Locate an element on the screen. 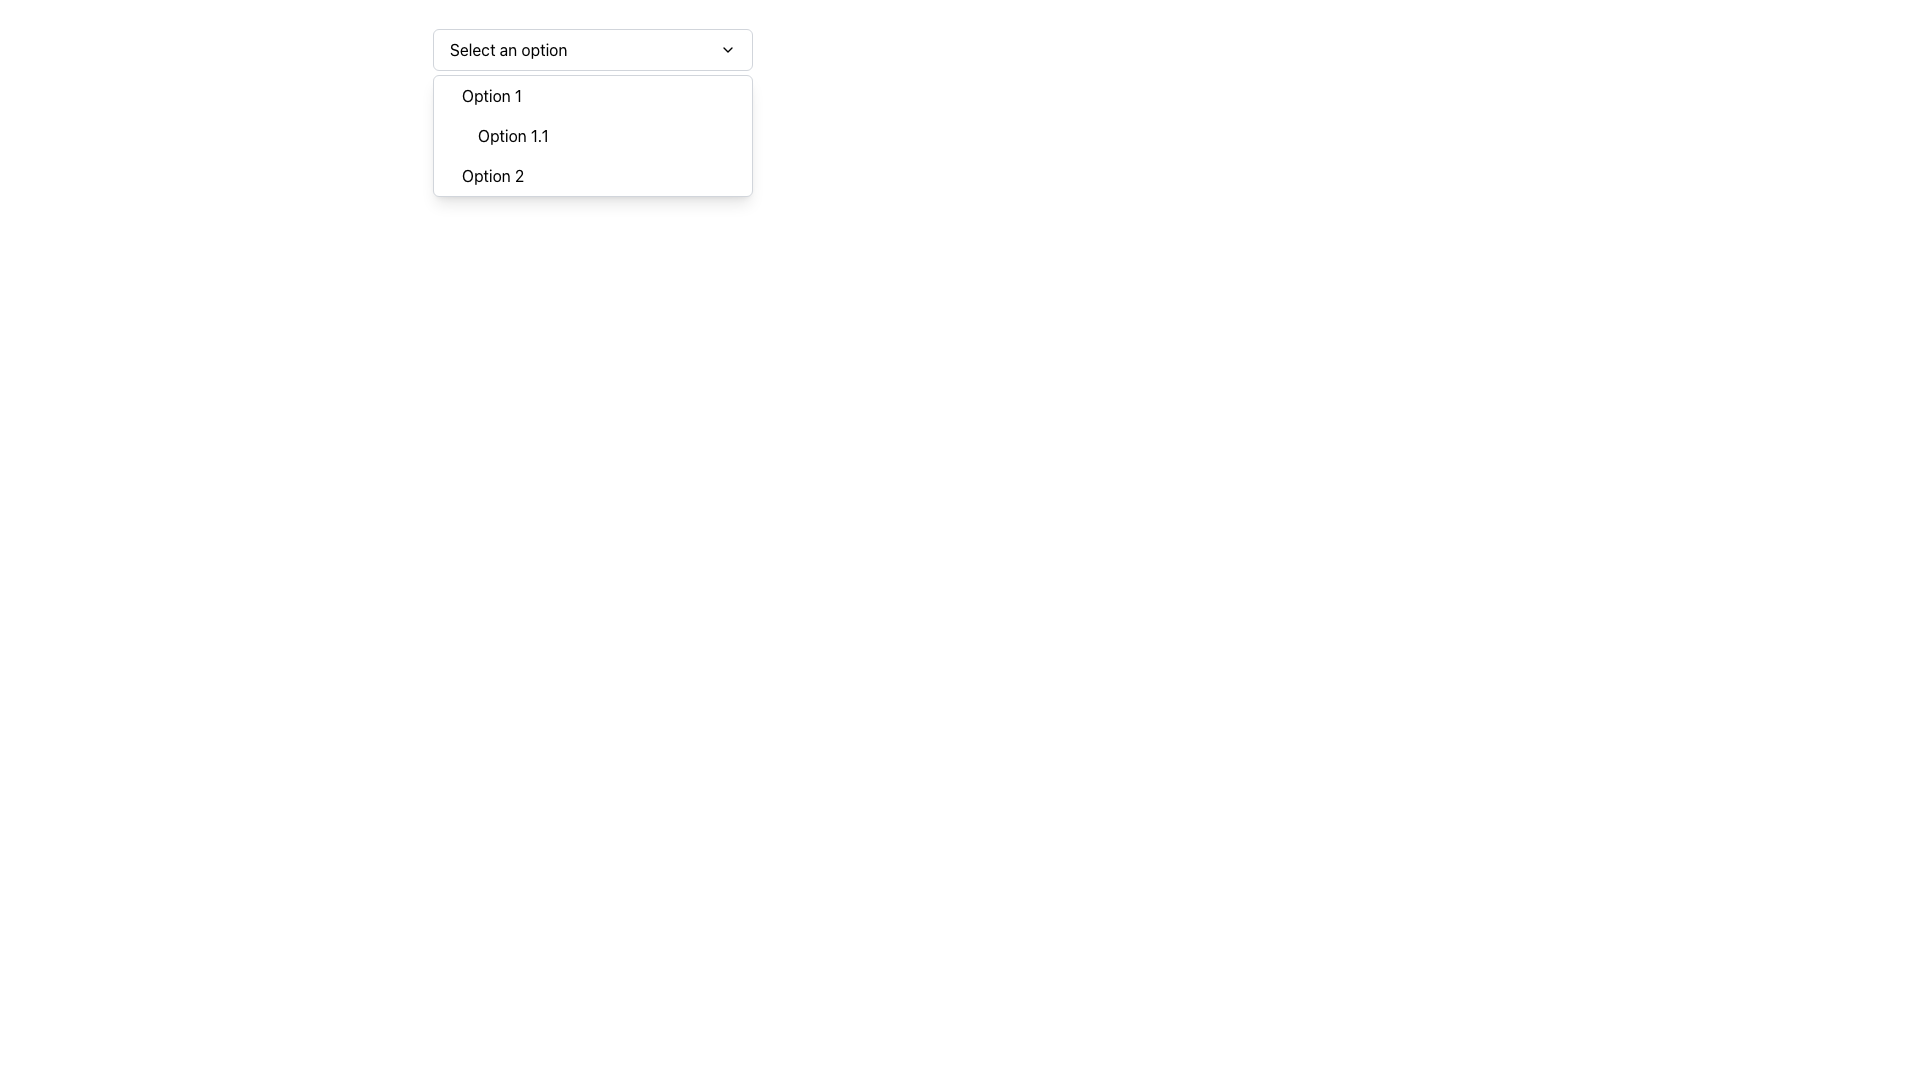  the button labeled 'Option 1' is located at coordinates (599, 96).